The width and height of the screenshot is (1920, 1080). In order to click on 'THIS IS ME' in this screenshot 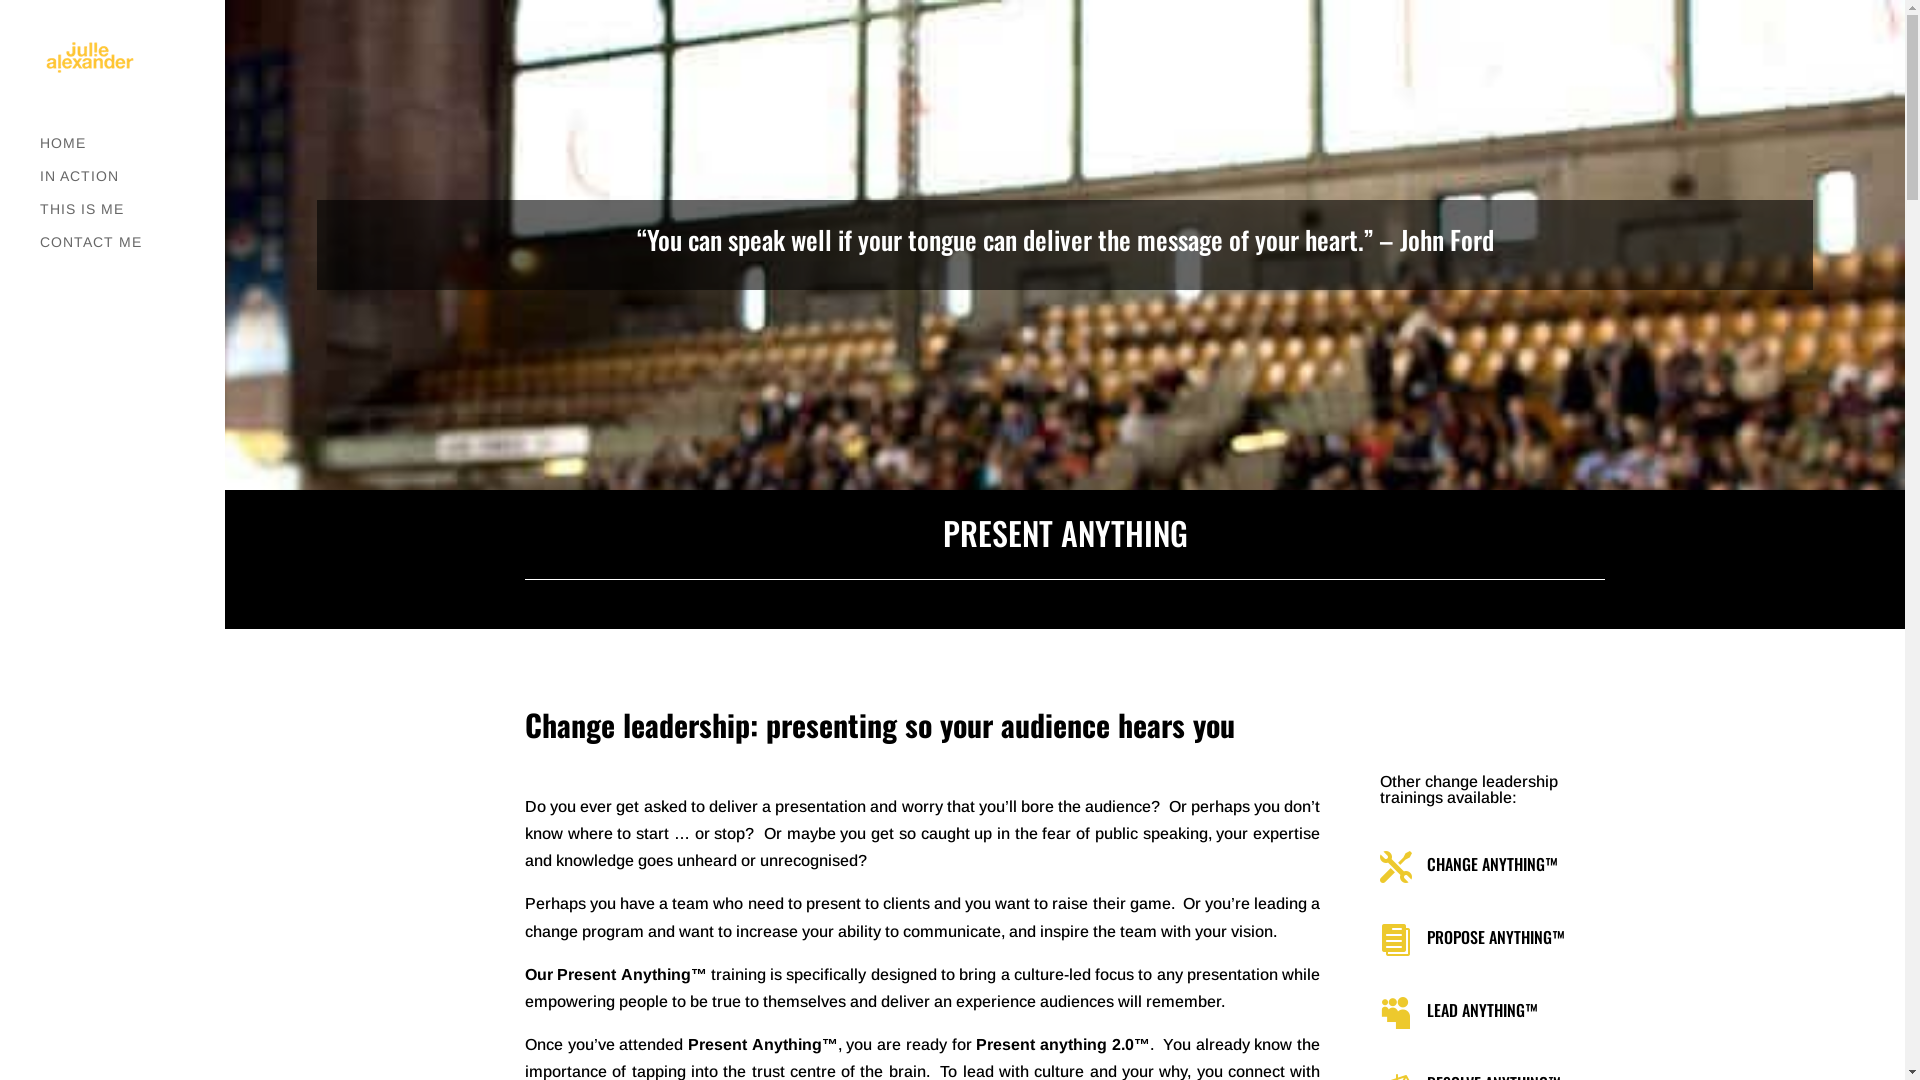, I will do `click(131, 218)`.